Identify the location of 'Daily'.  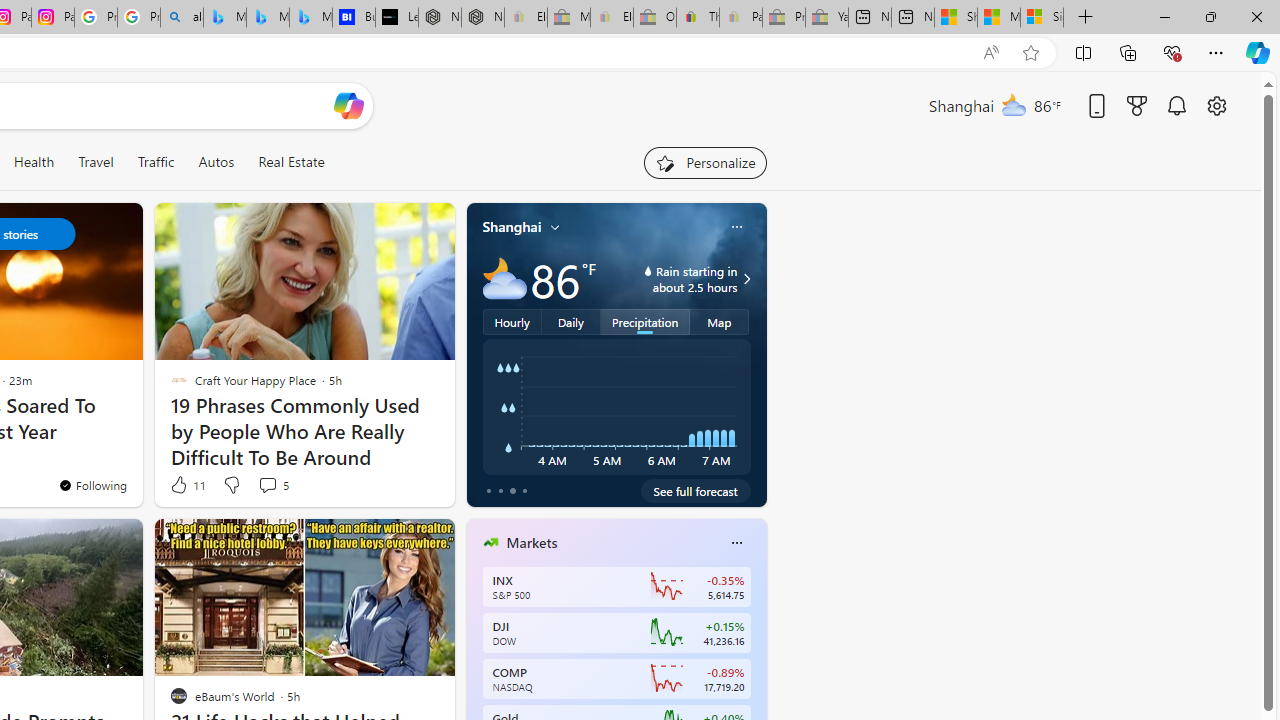
(570, 320).